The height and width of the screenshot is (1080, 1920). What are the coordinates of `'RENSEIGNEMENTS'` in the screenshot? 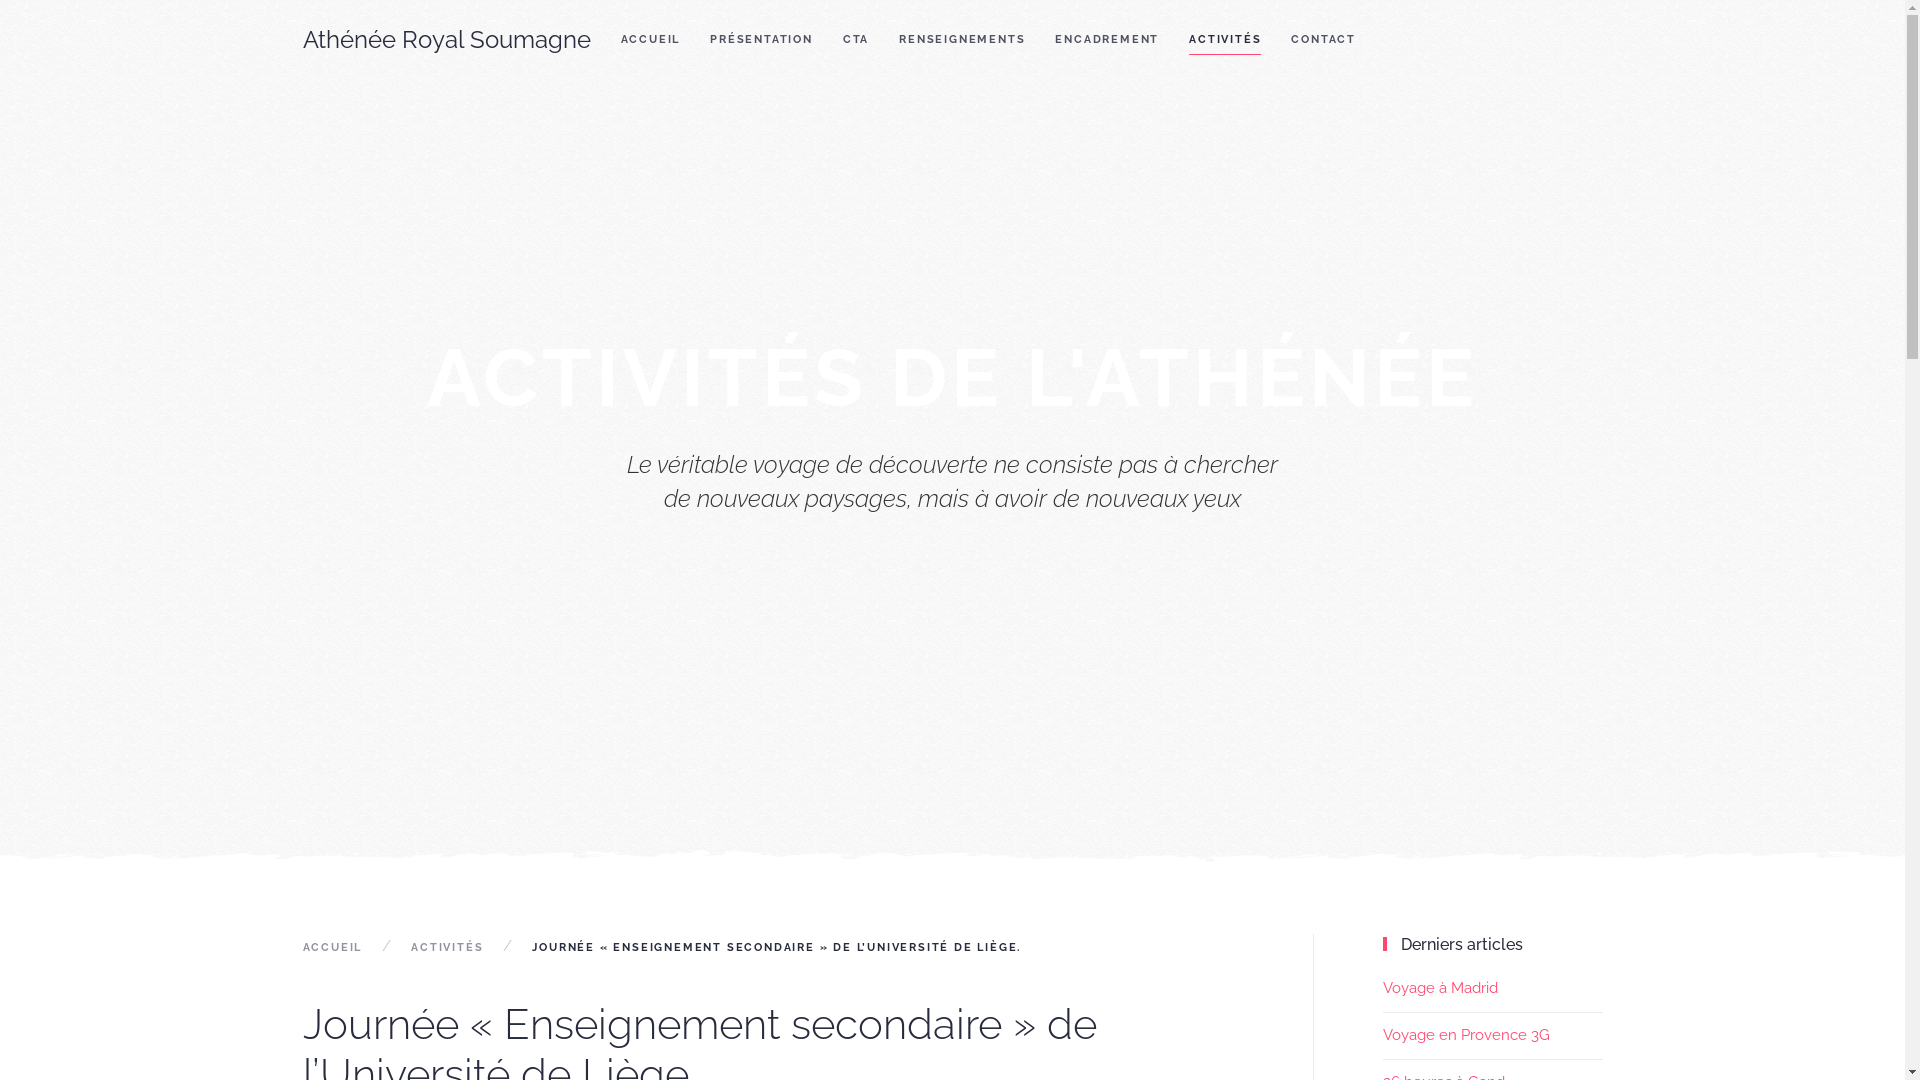 It's located at (882, 39).